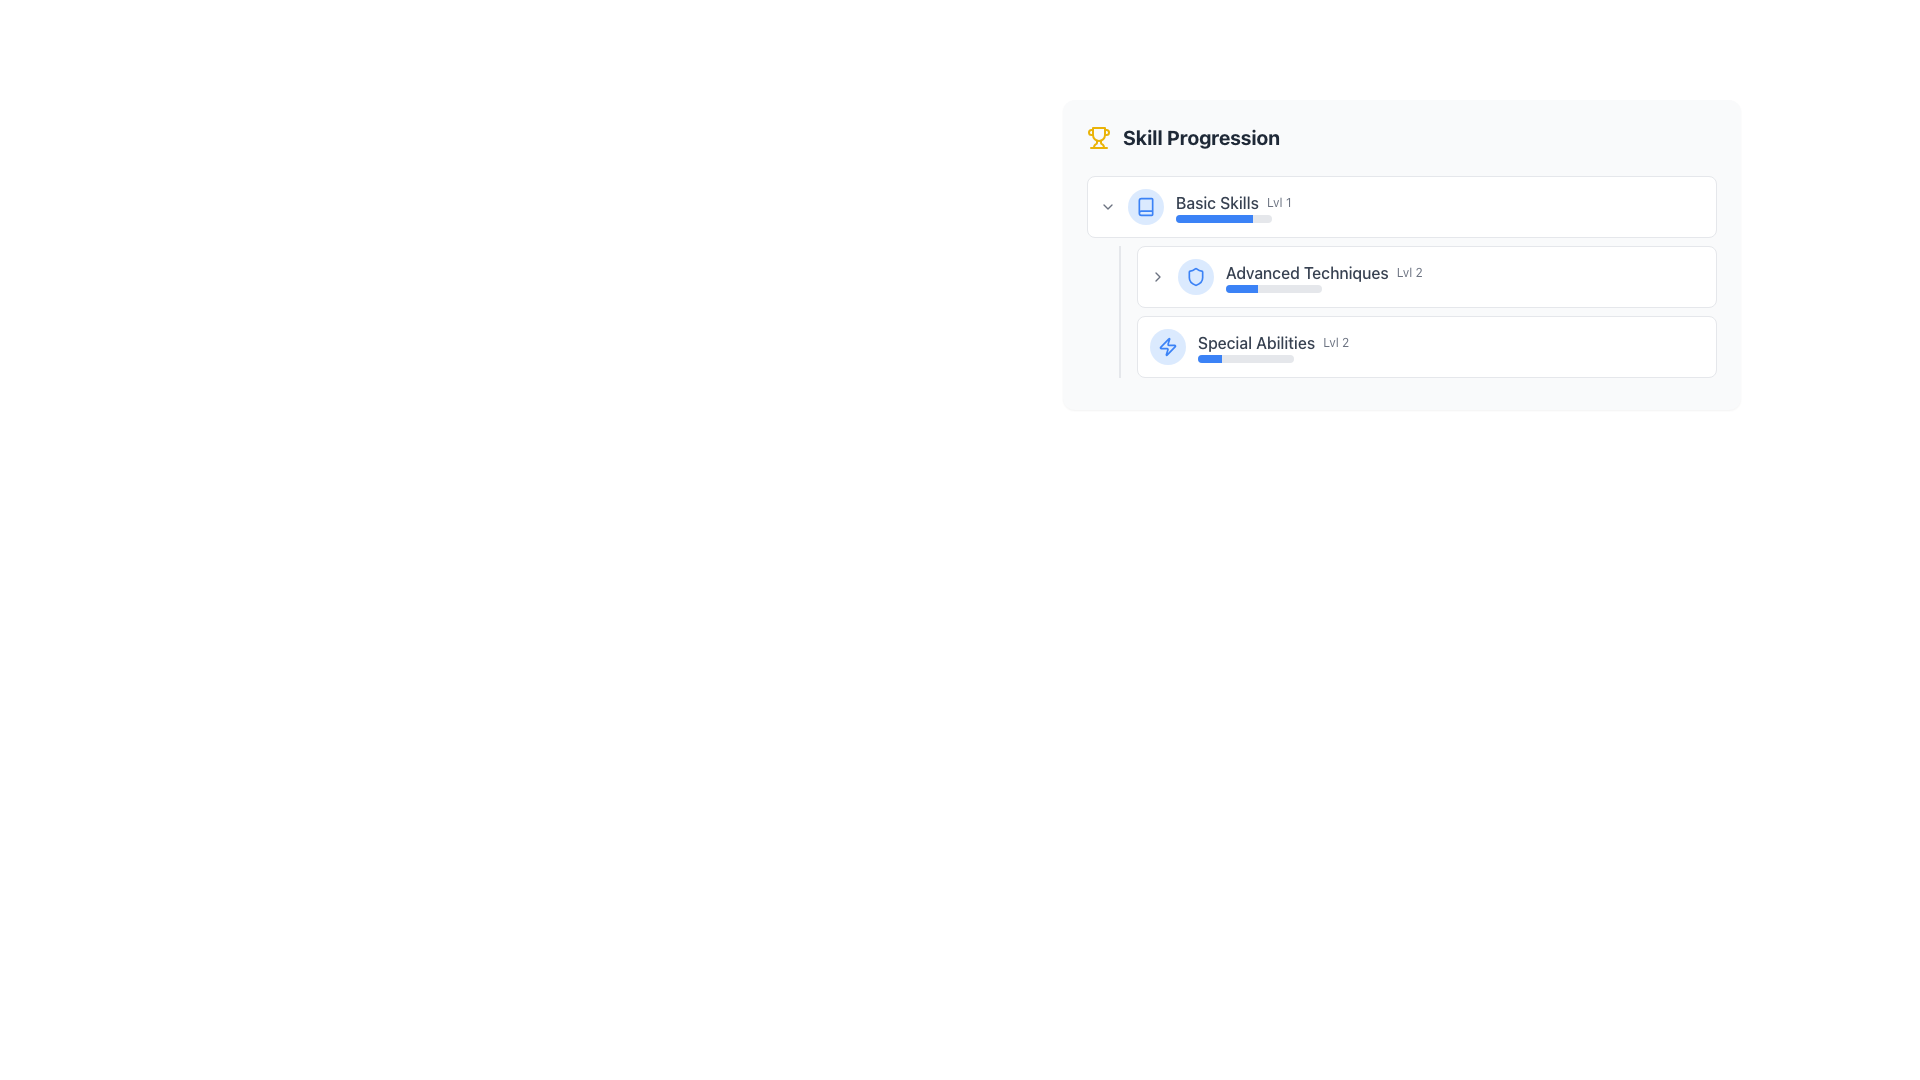  Describe the element at coordinates (1208, 357) in the screenshot. I see `the blue progress bar segment within the 'Special Abilities' section of the 'Skill Progression' interface, indicating the completion percentage visually` at that location.